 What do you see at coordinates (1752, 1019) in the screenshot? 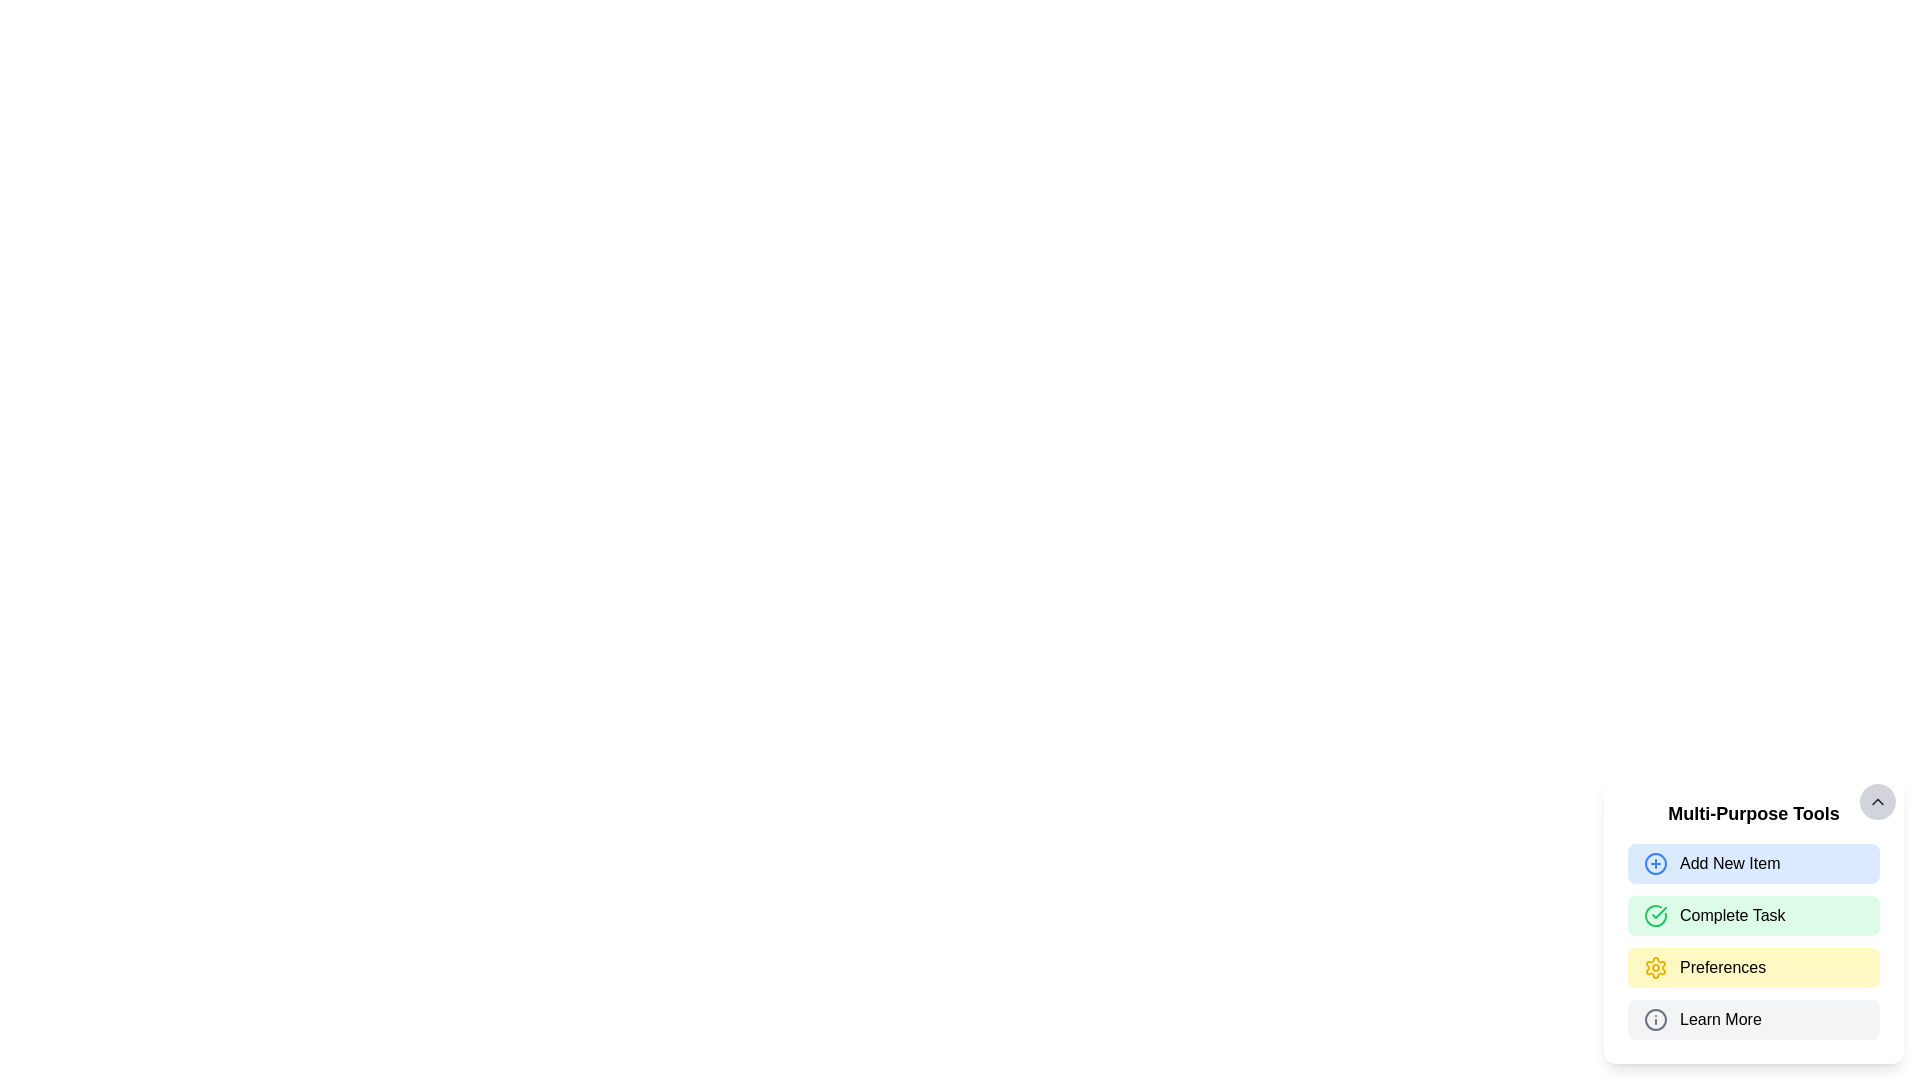
I see `the 'Learn More' button located at the bottom of the 'Multi-Purpose Tools' menu` at bounding box center [1752, 1019].